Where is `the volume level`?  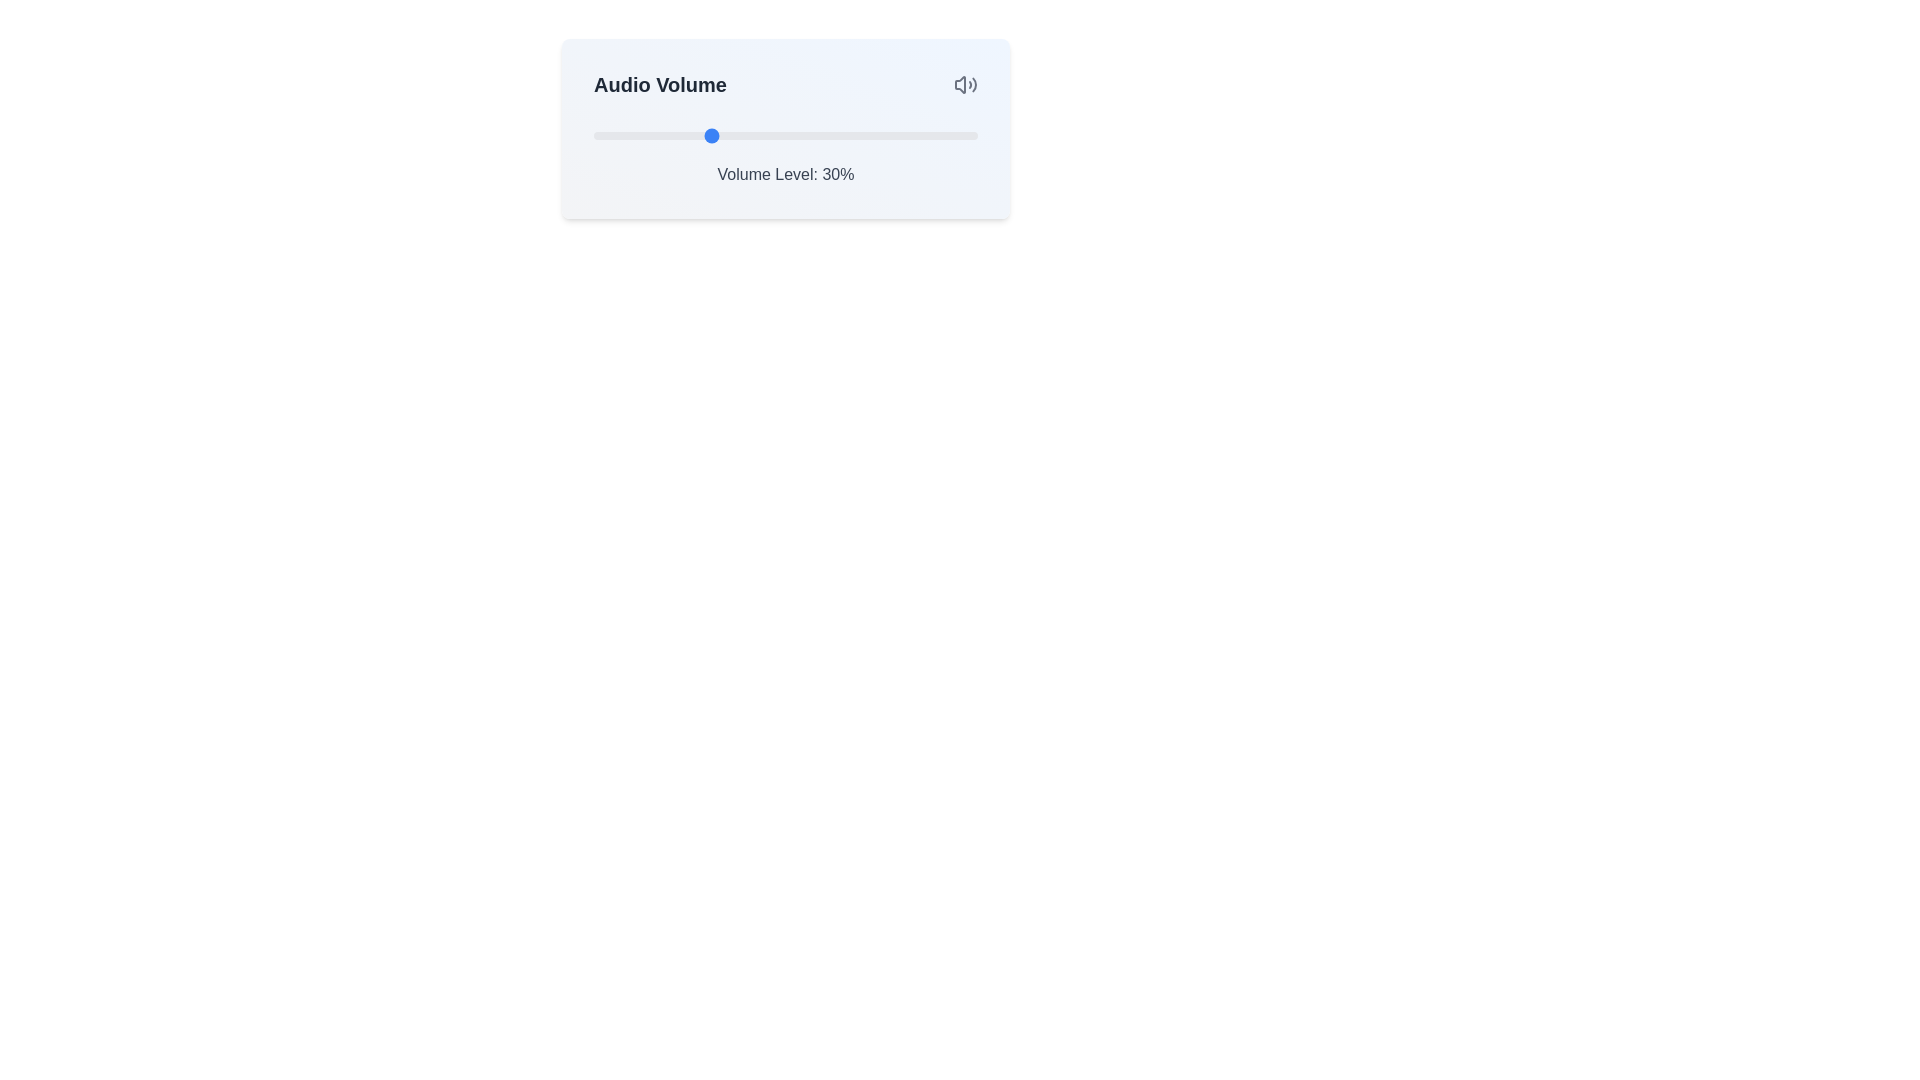
the volume level is located at coordinates (809, 135).